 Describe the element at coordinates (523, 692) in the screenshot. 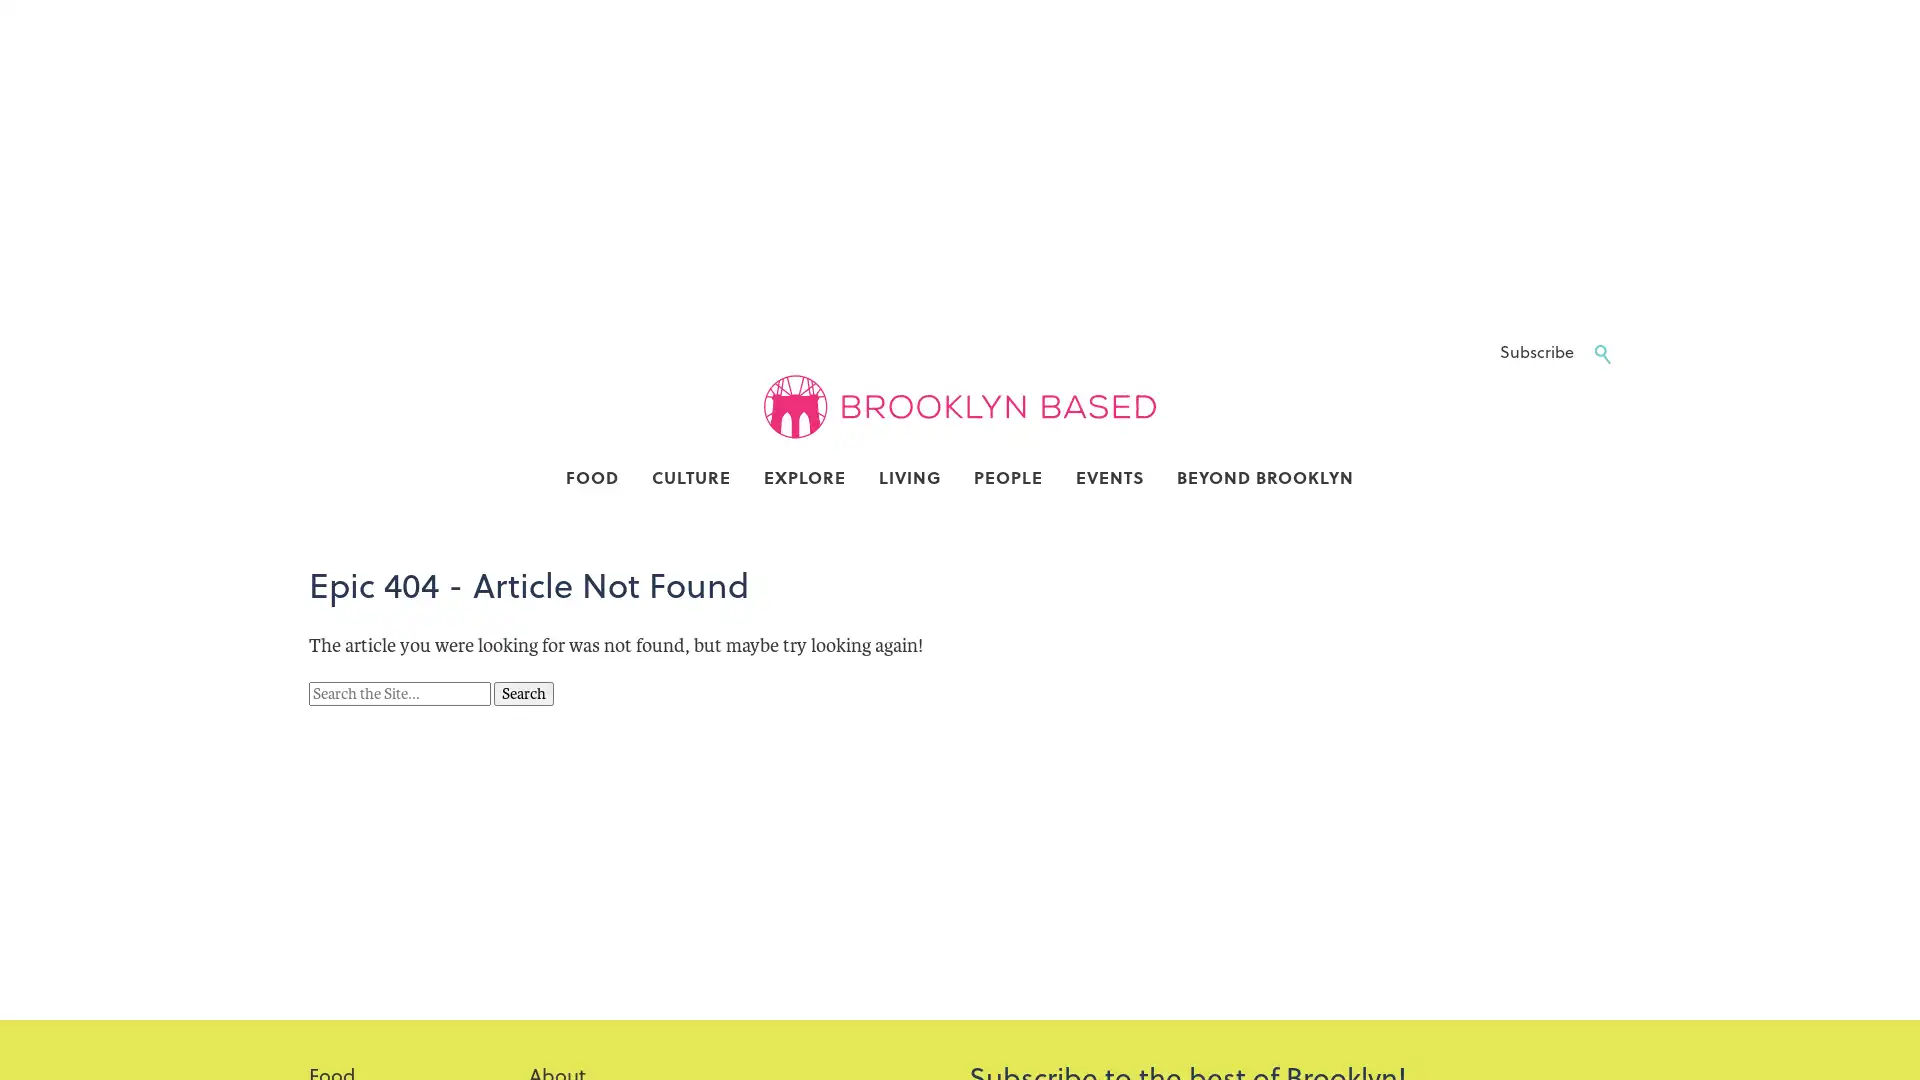

I see `Search` at that location.